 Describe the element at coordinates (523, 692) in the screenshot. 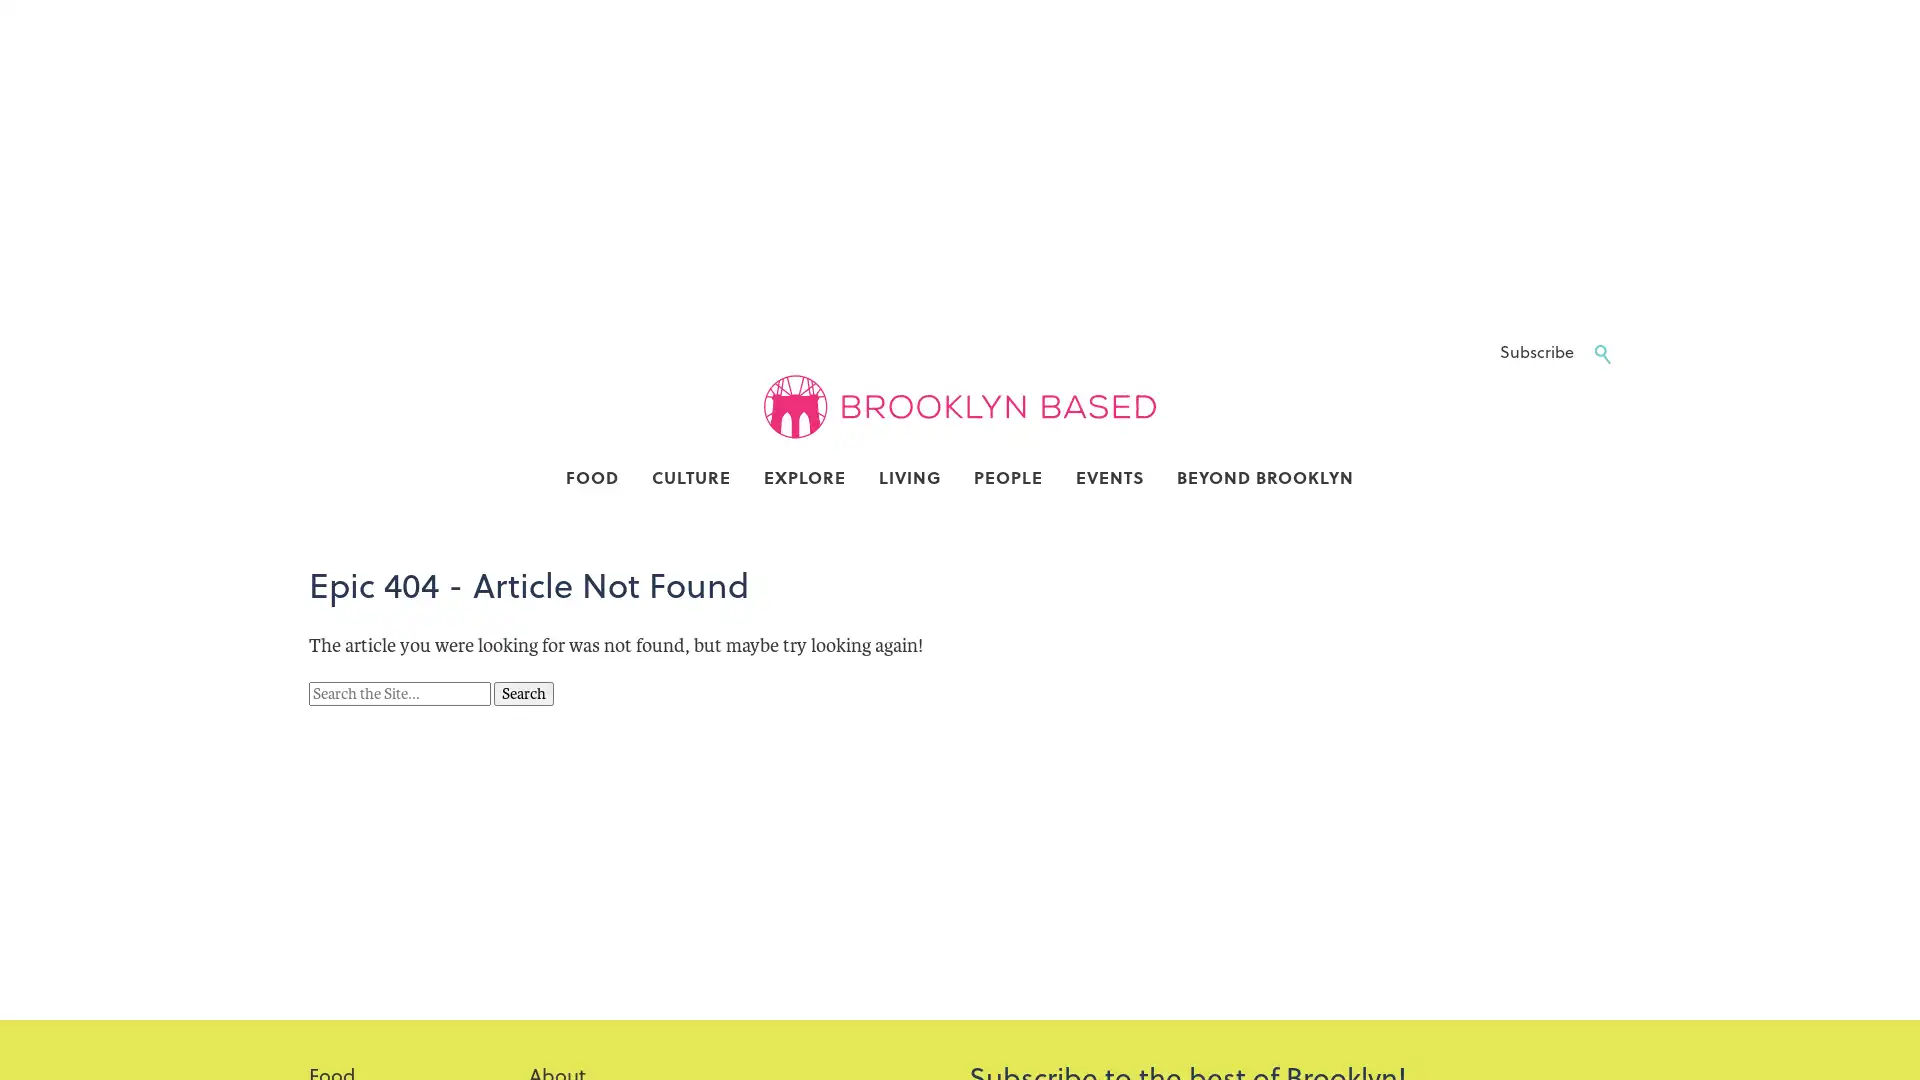

I see `Search` at that location.